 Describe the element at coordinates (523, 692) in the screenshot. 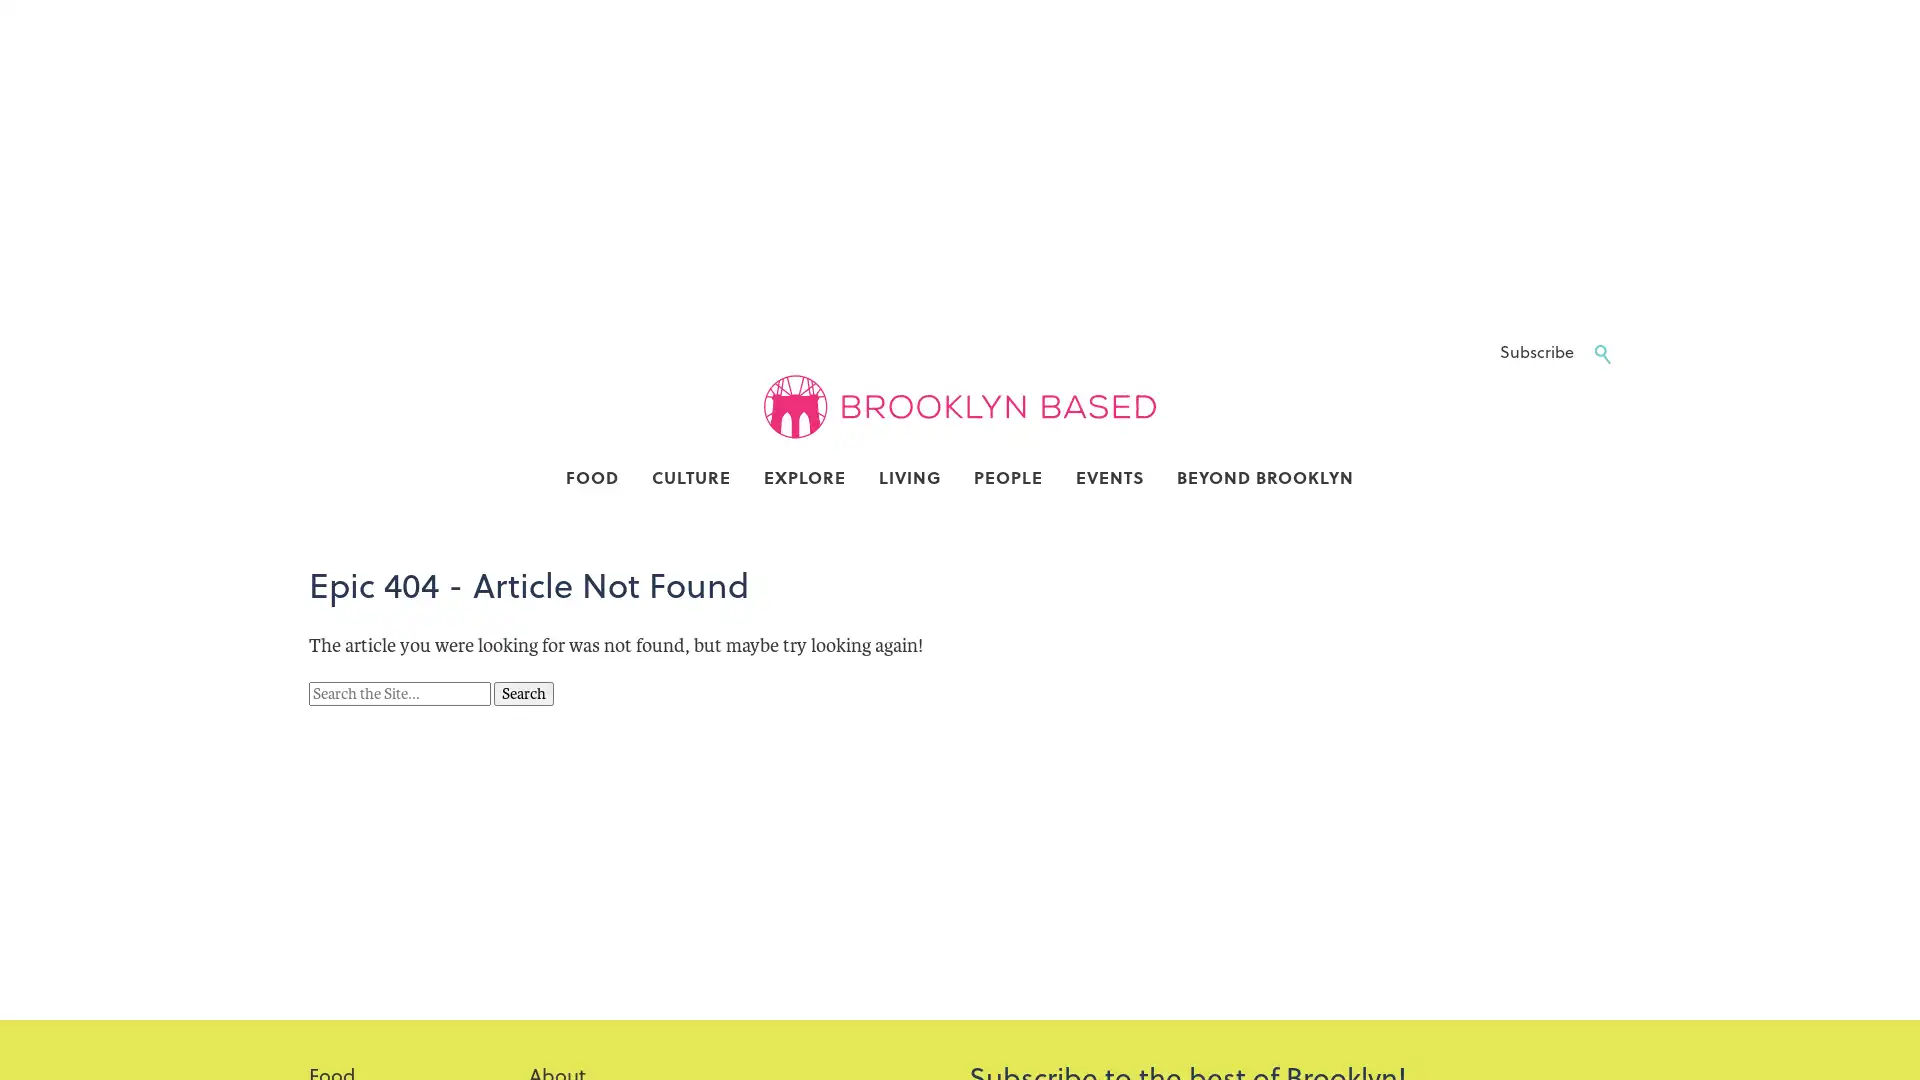

I see `Search` at that location.